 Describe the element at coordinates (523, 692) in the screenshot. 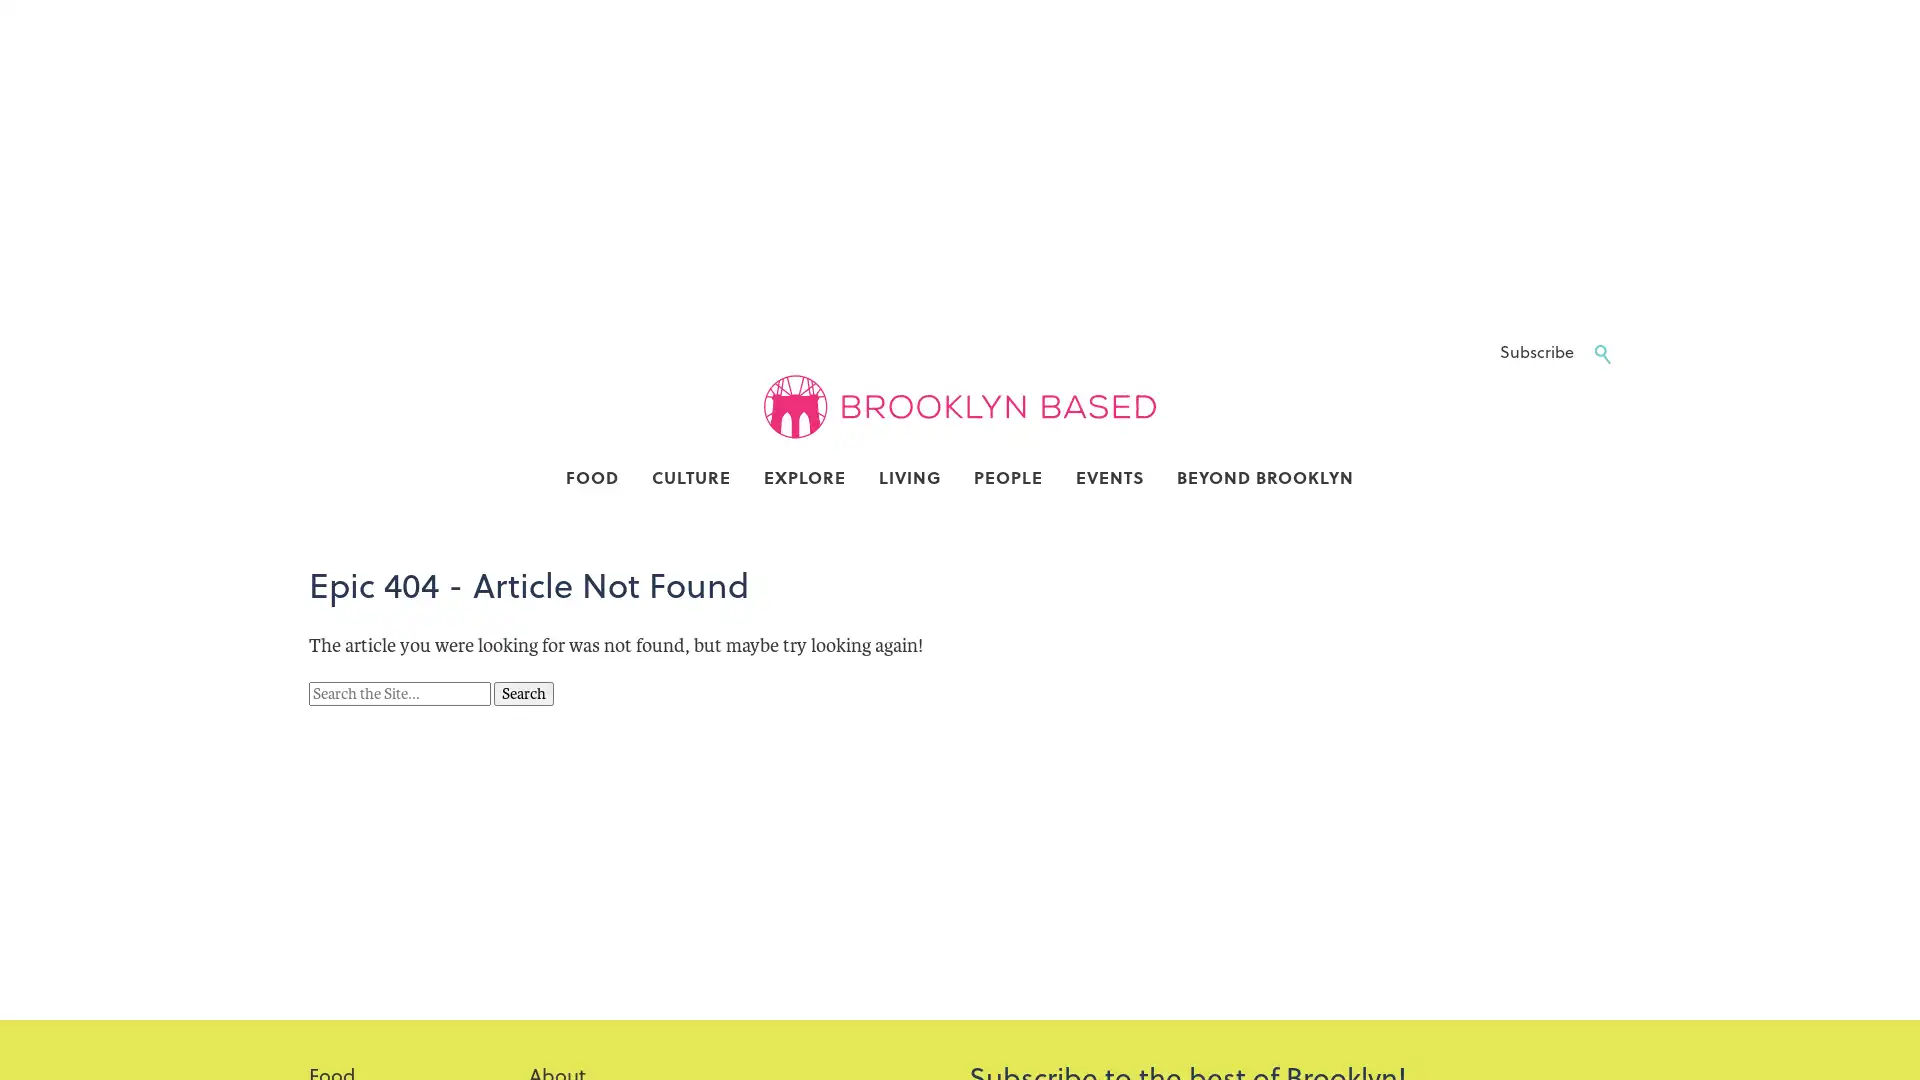

I see `Search` at that location.